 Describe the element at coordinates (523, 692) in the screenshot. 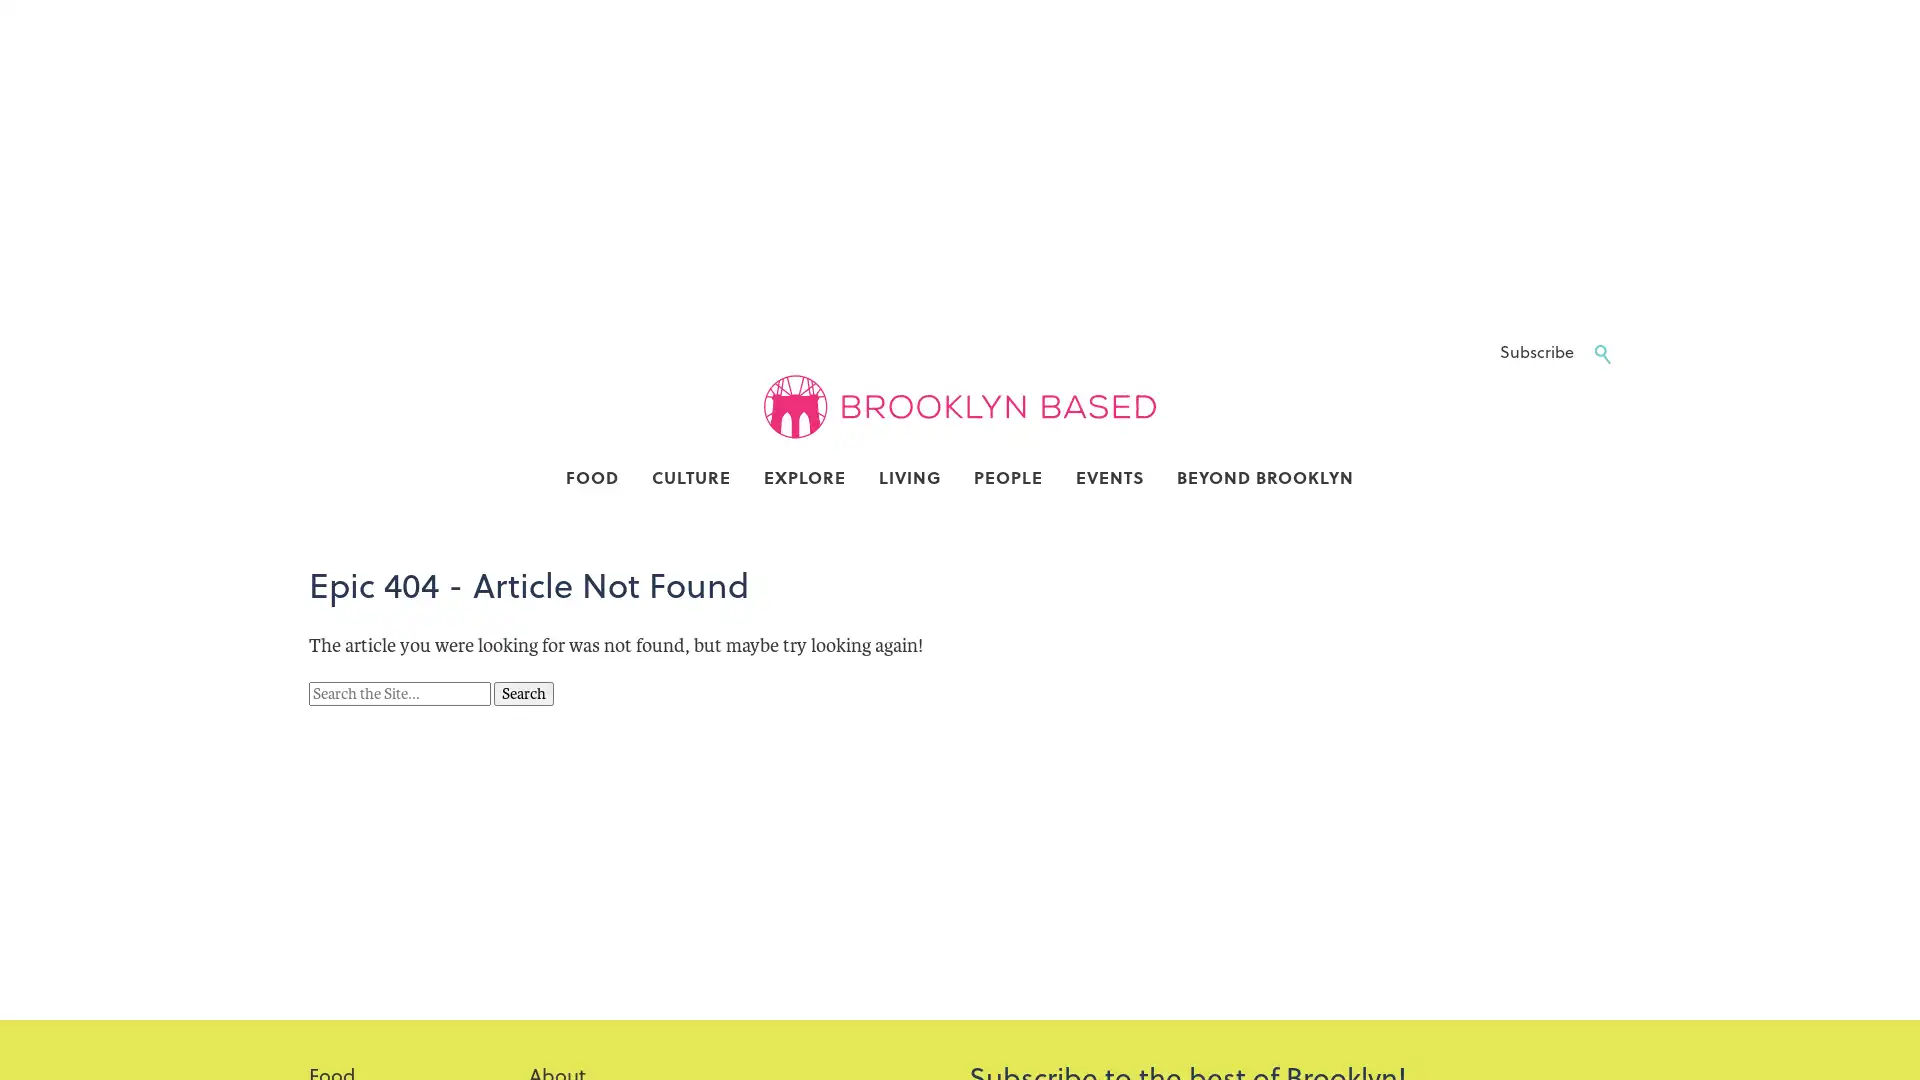

I see `Search` at that location.